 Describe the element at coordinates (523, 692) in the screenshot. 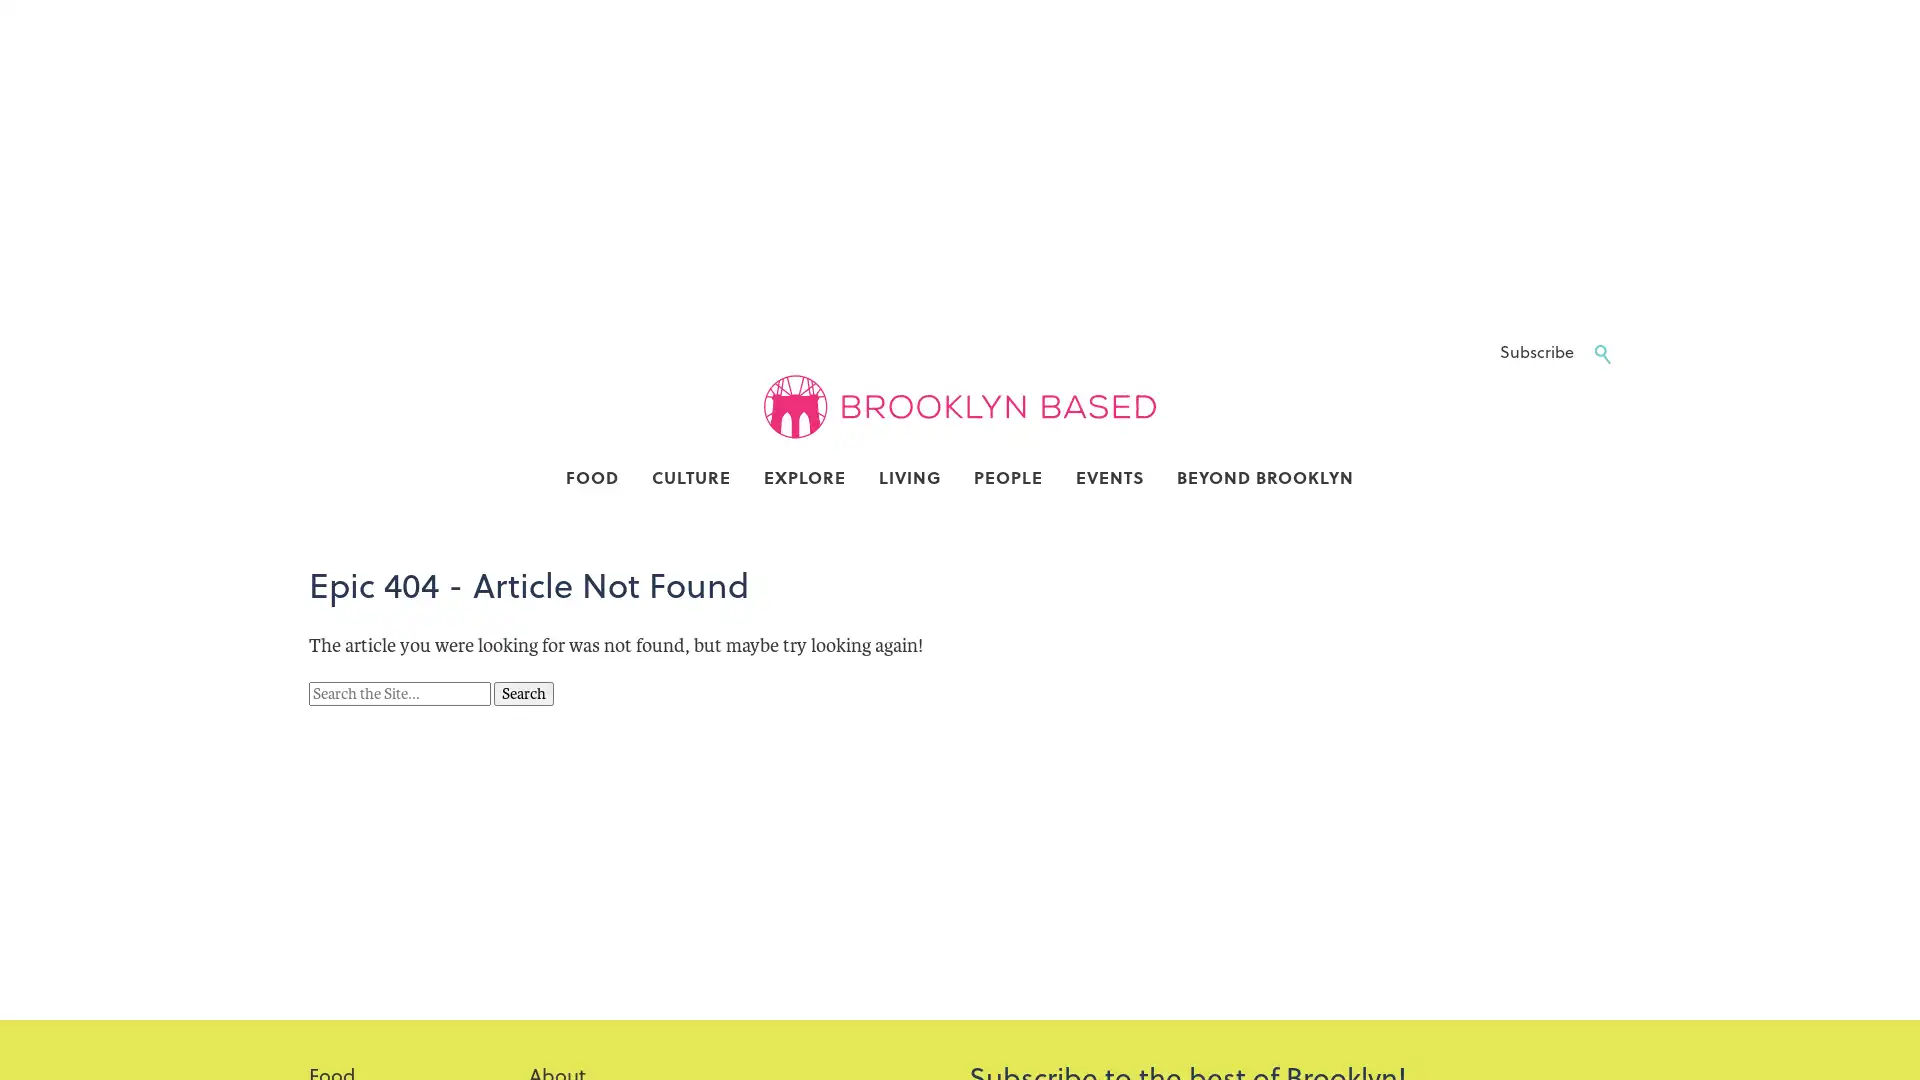

I see `Search` at that location.